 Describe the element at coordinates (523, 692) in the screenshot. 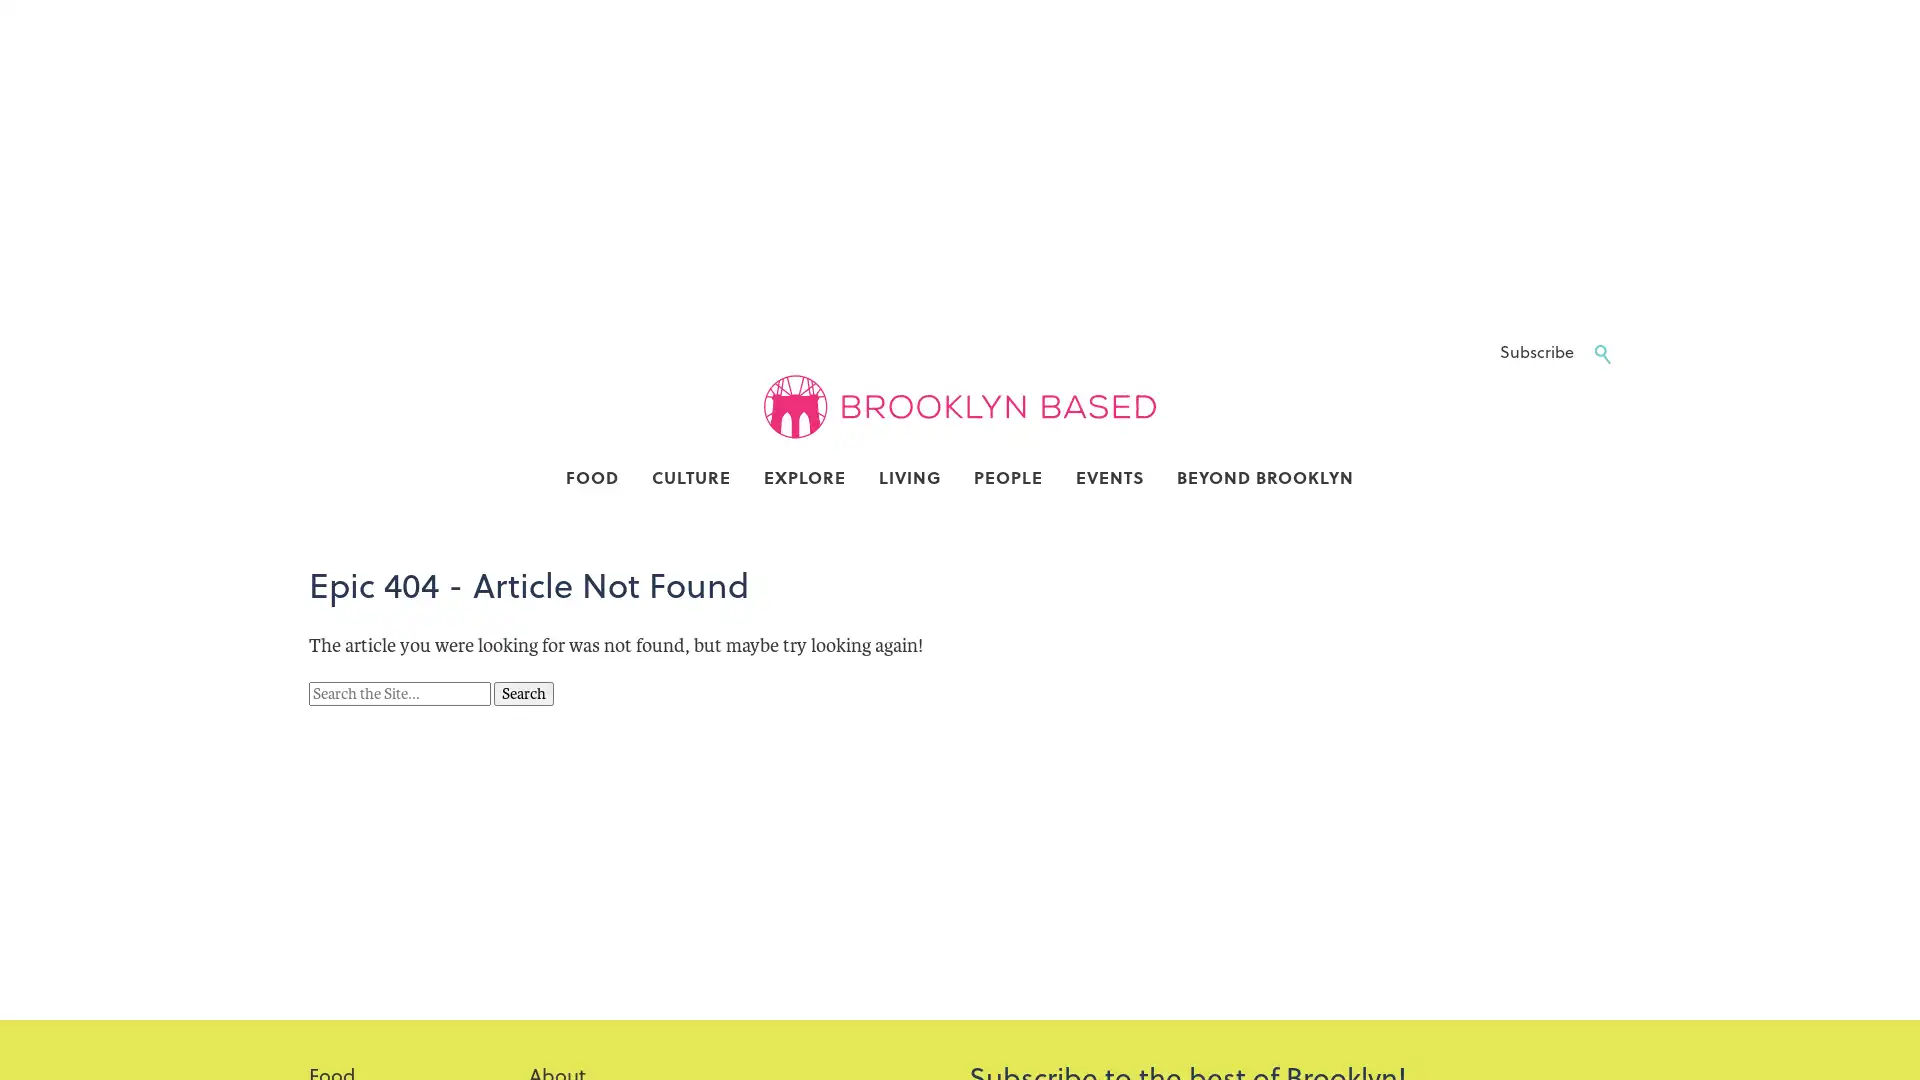

I see `Search` at that location.